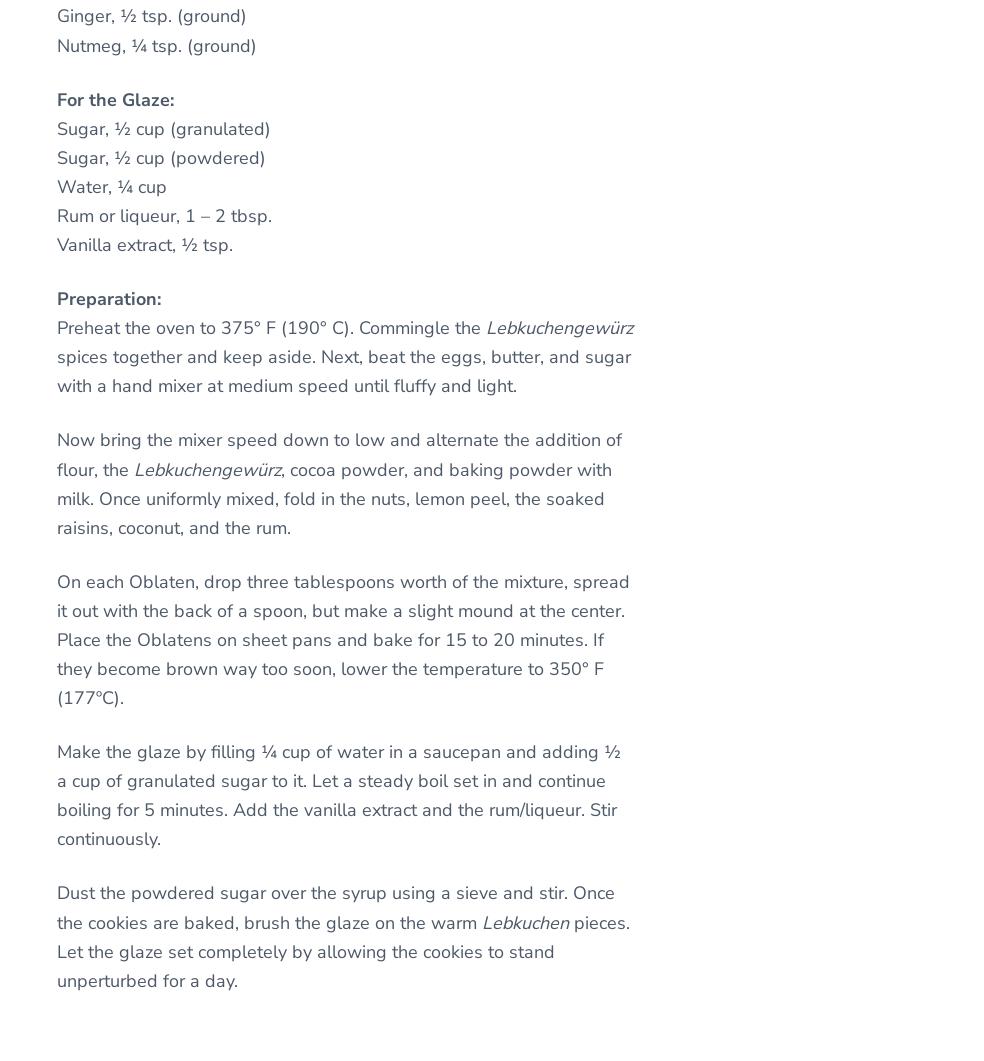 Image resolution: width=984 pixels, height=1061 pixels. Describe the element at coordinates (161, 157) in the screenshot. I see `'Sugar, ½ cup (powdered)'` at that location.